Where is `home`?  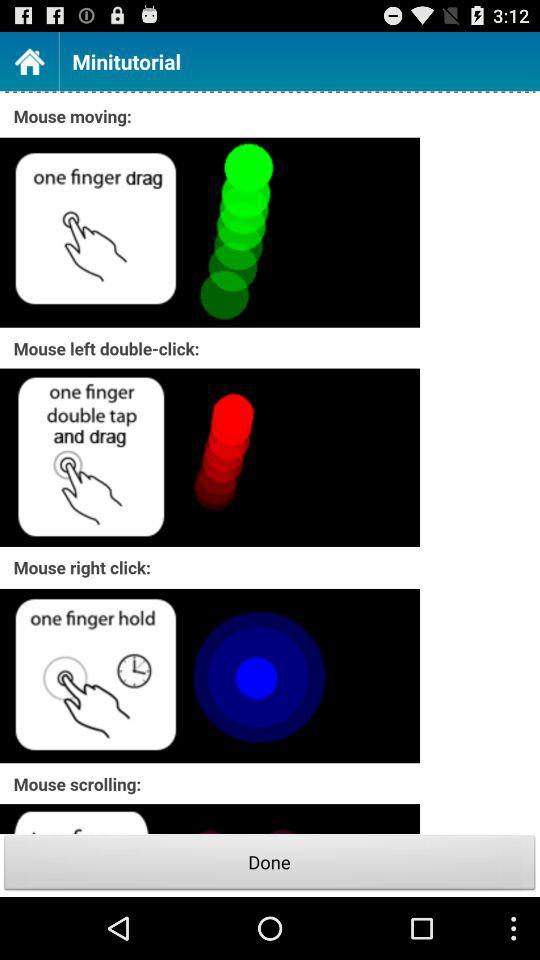
home is located at coordinates (28, 61).